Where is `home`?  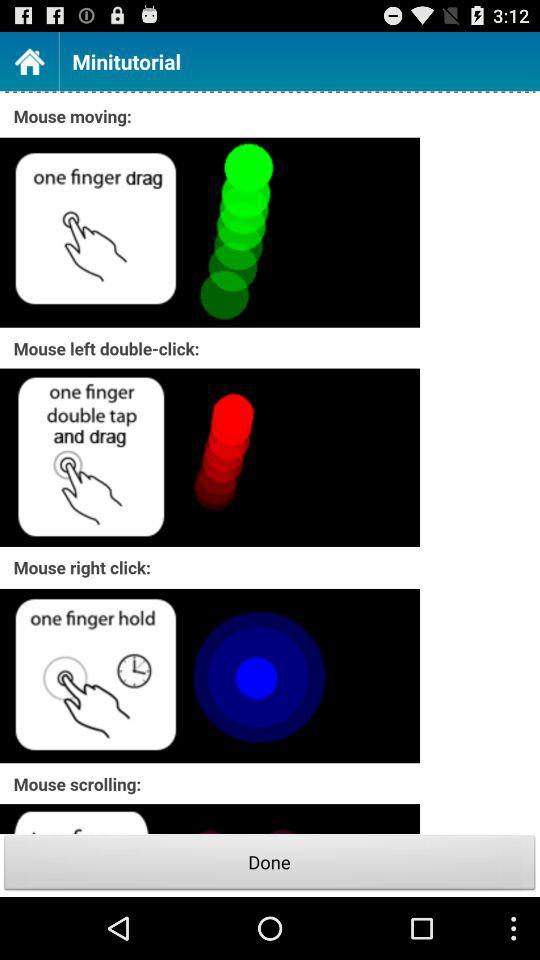
home is located at coordinates (28, 61).